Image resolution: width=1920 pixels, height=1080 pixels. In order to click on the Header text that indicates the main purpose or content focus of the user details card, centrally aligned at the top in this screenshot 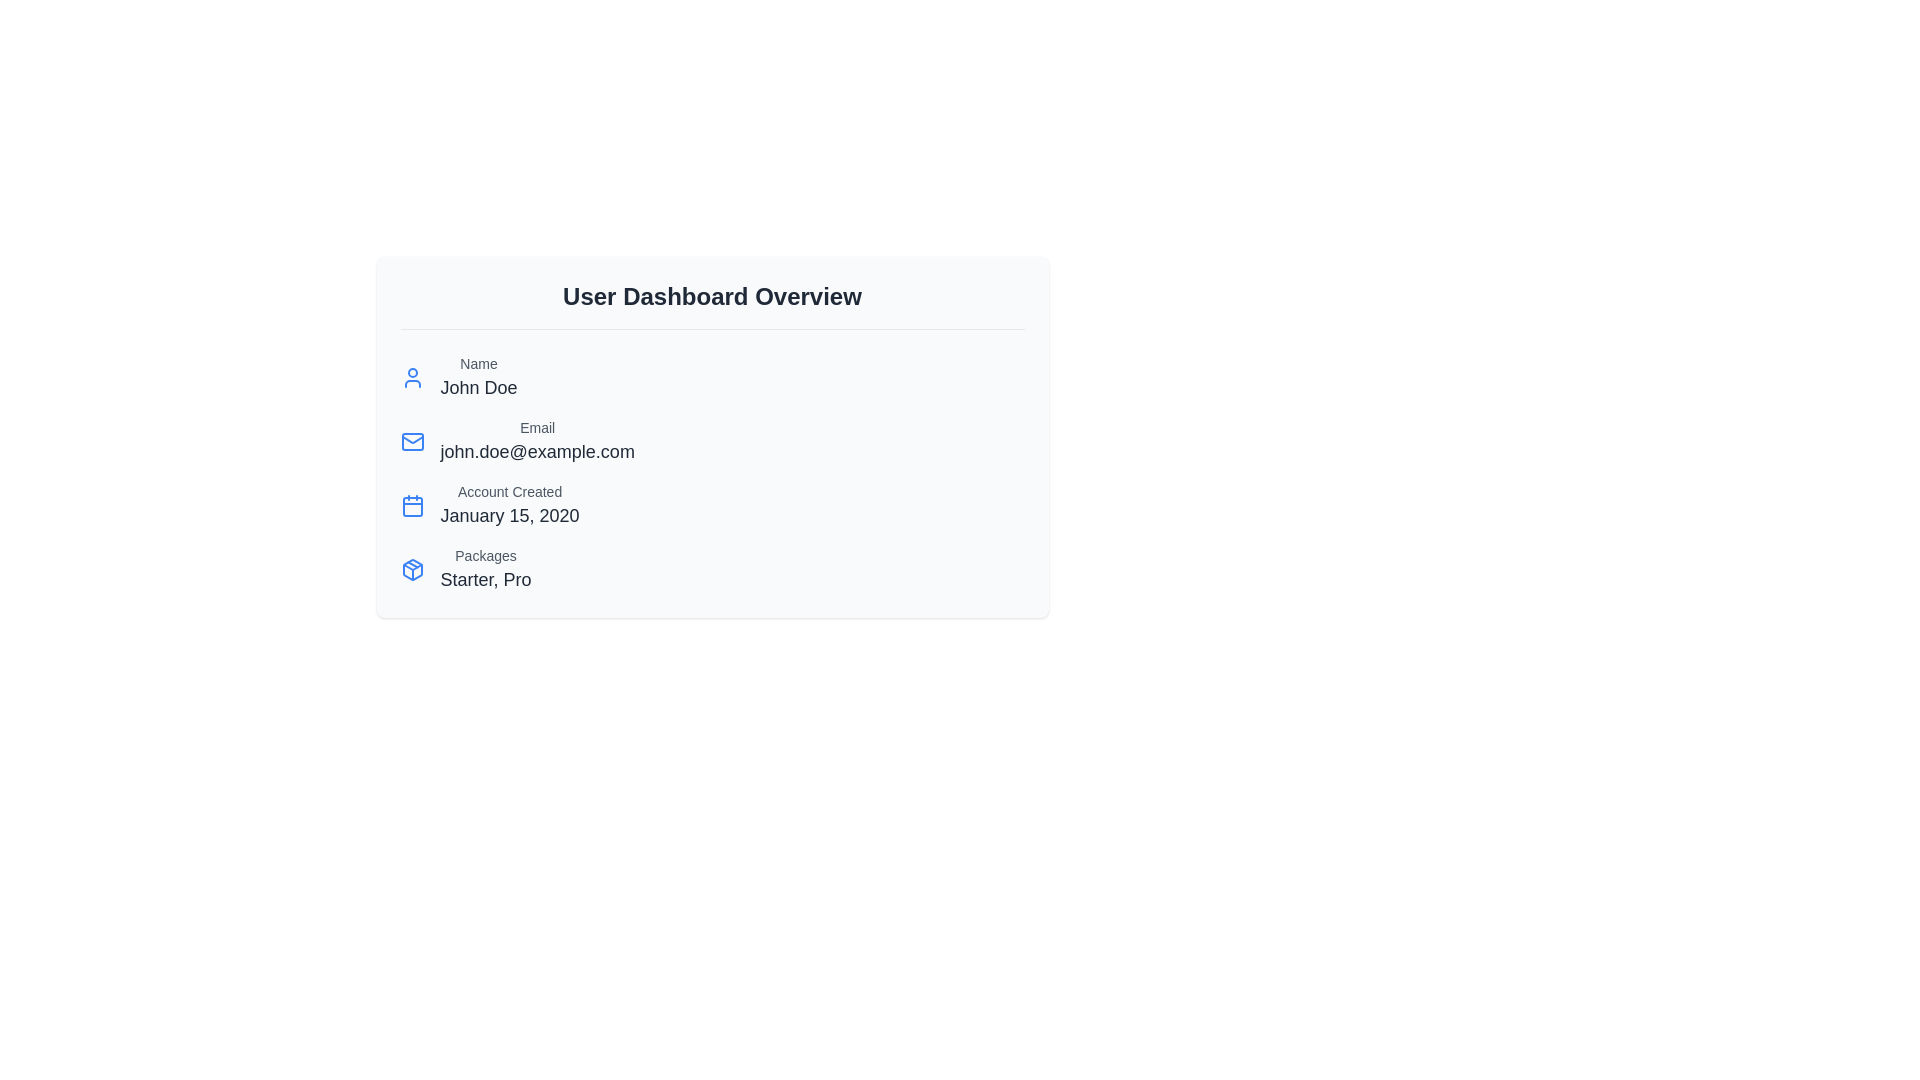, I will do `click(712, 297)`.